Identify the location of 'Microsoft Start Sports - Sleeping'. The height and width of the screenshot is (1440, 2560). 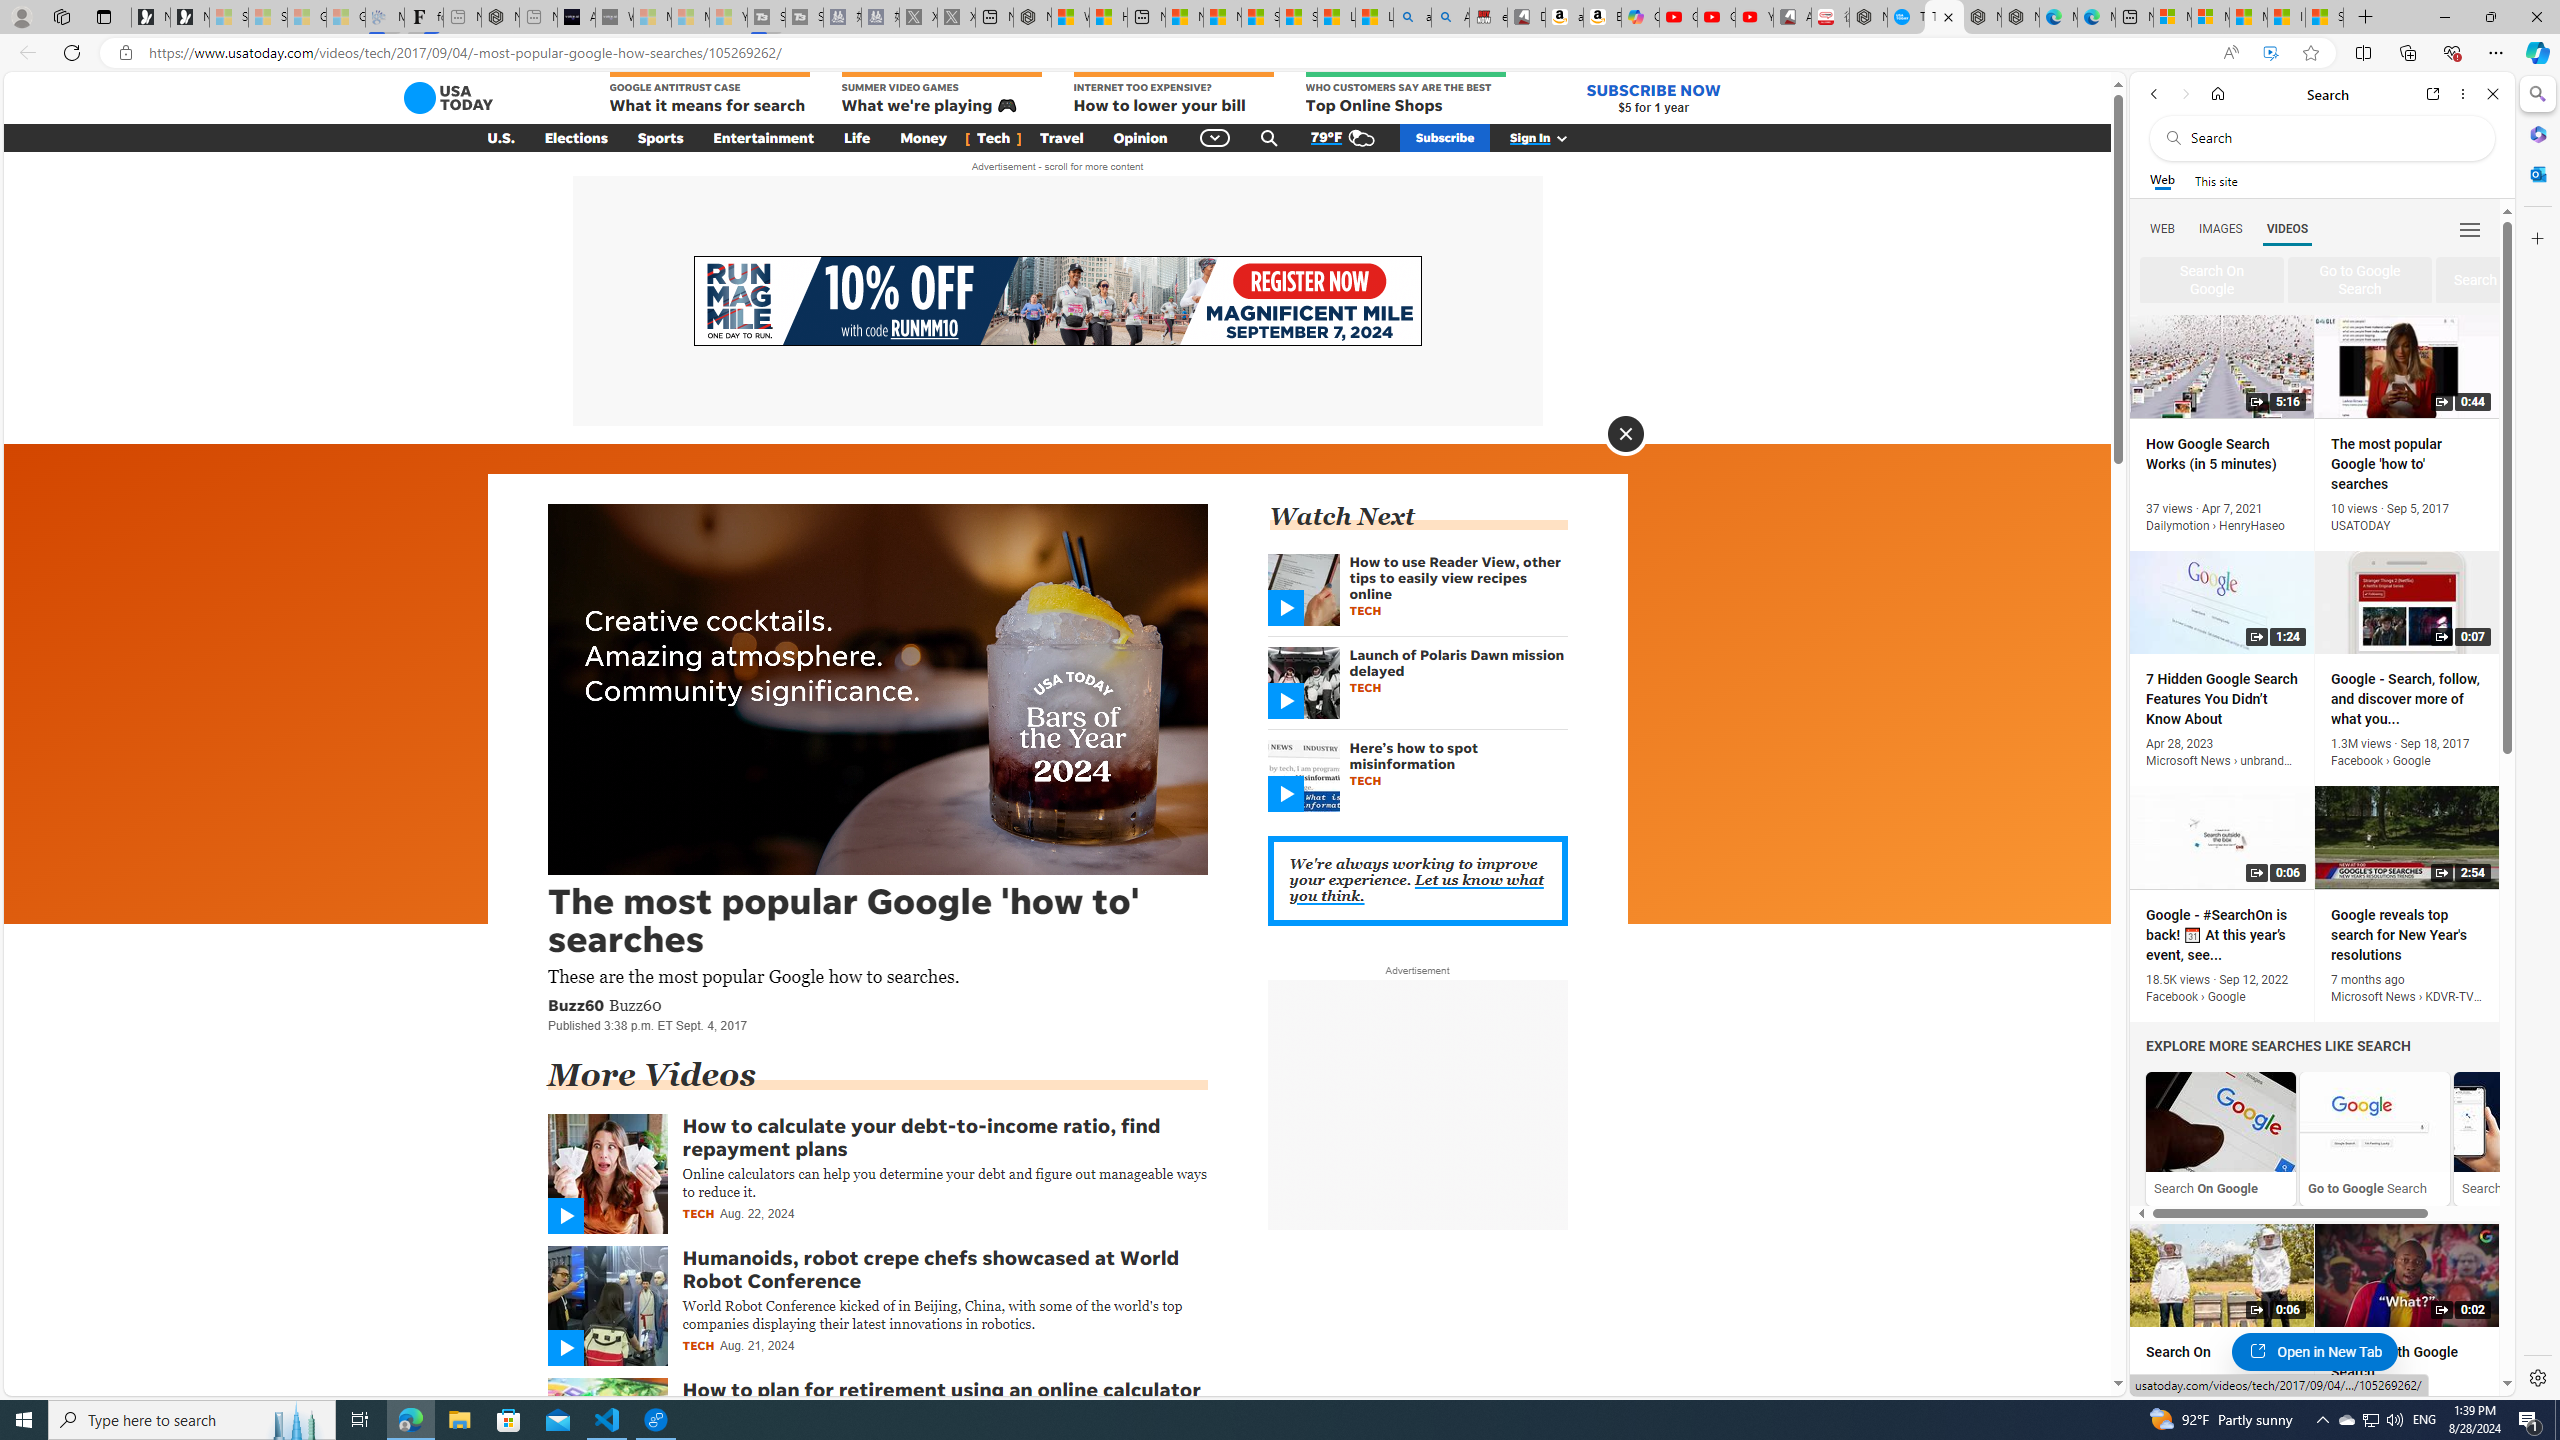
(652, 16).